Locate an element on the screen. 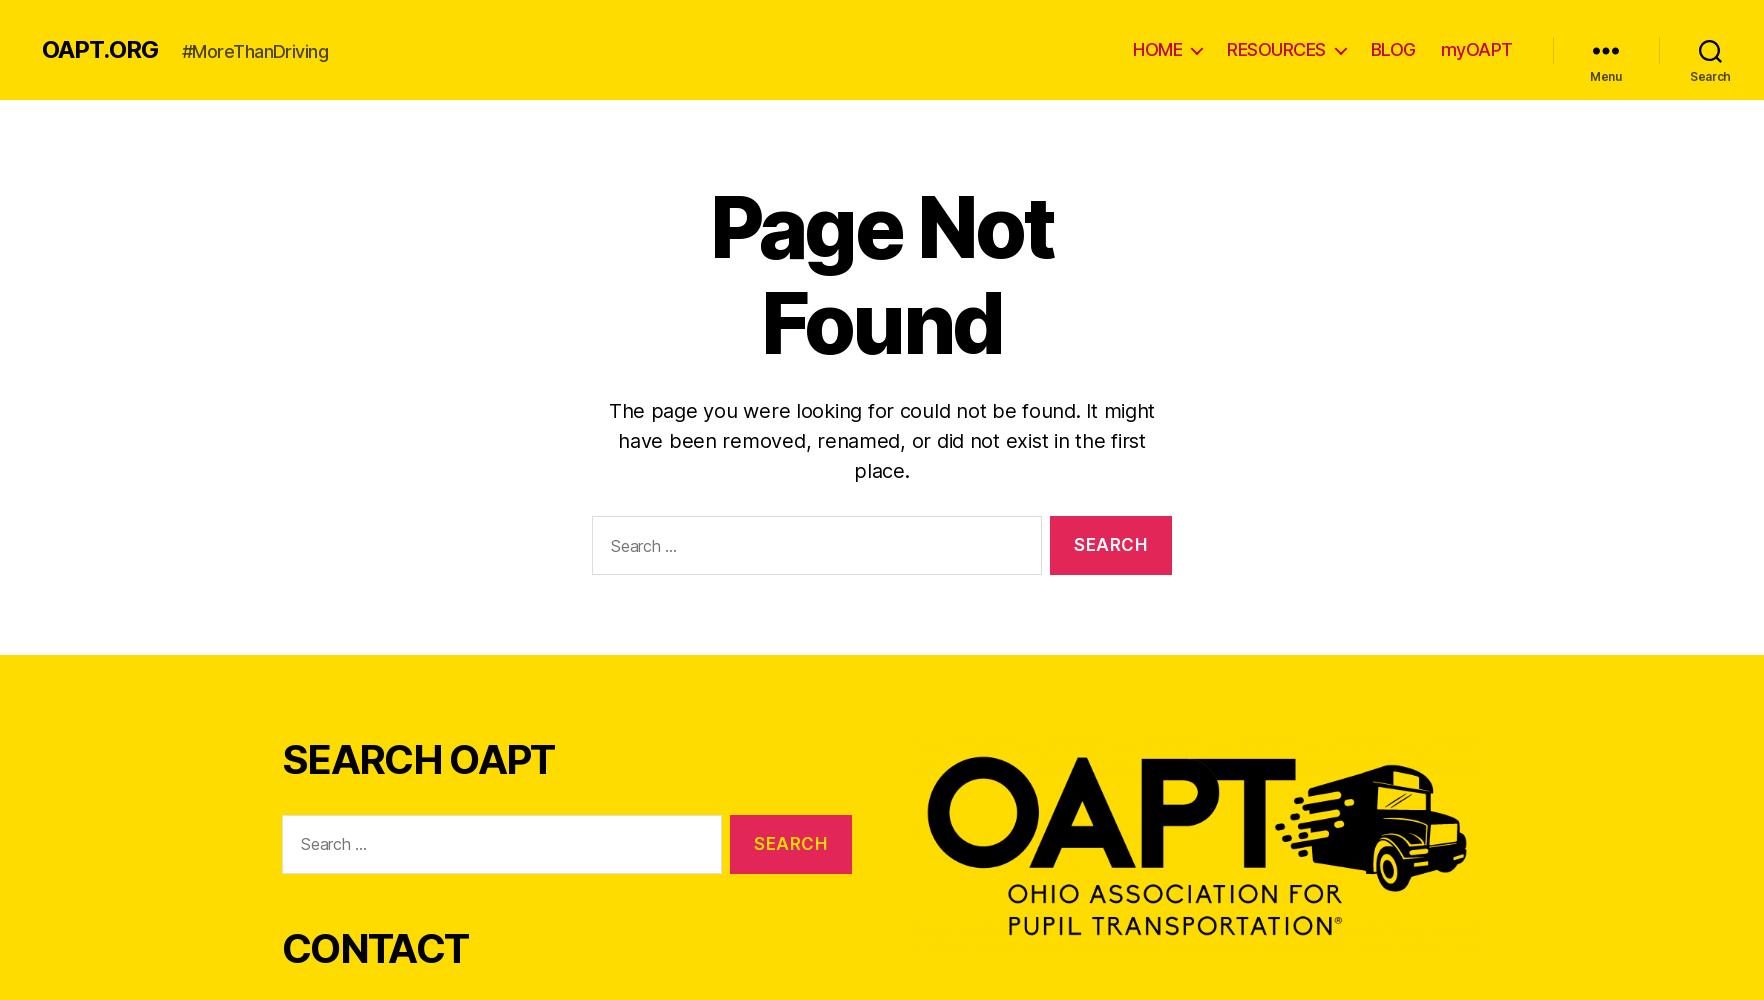 The image size is (1764, 1000). 'OAPT.ORG' is located at coordinates (100, 49).